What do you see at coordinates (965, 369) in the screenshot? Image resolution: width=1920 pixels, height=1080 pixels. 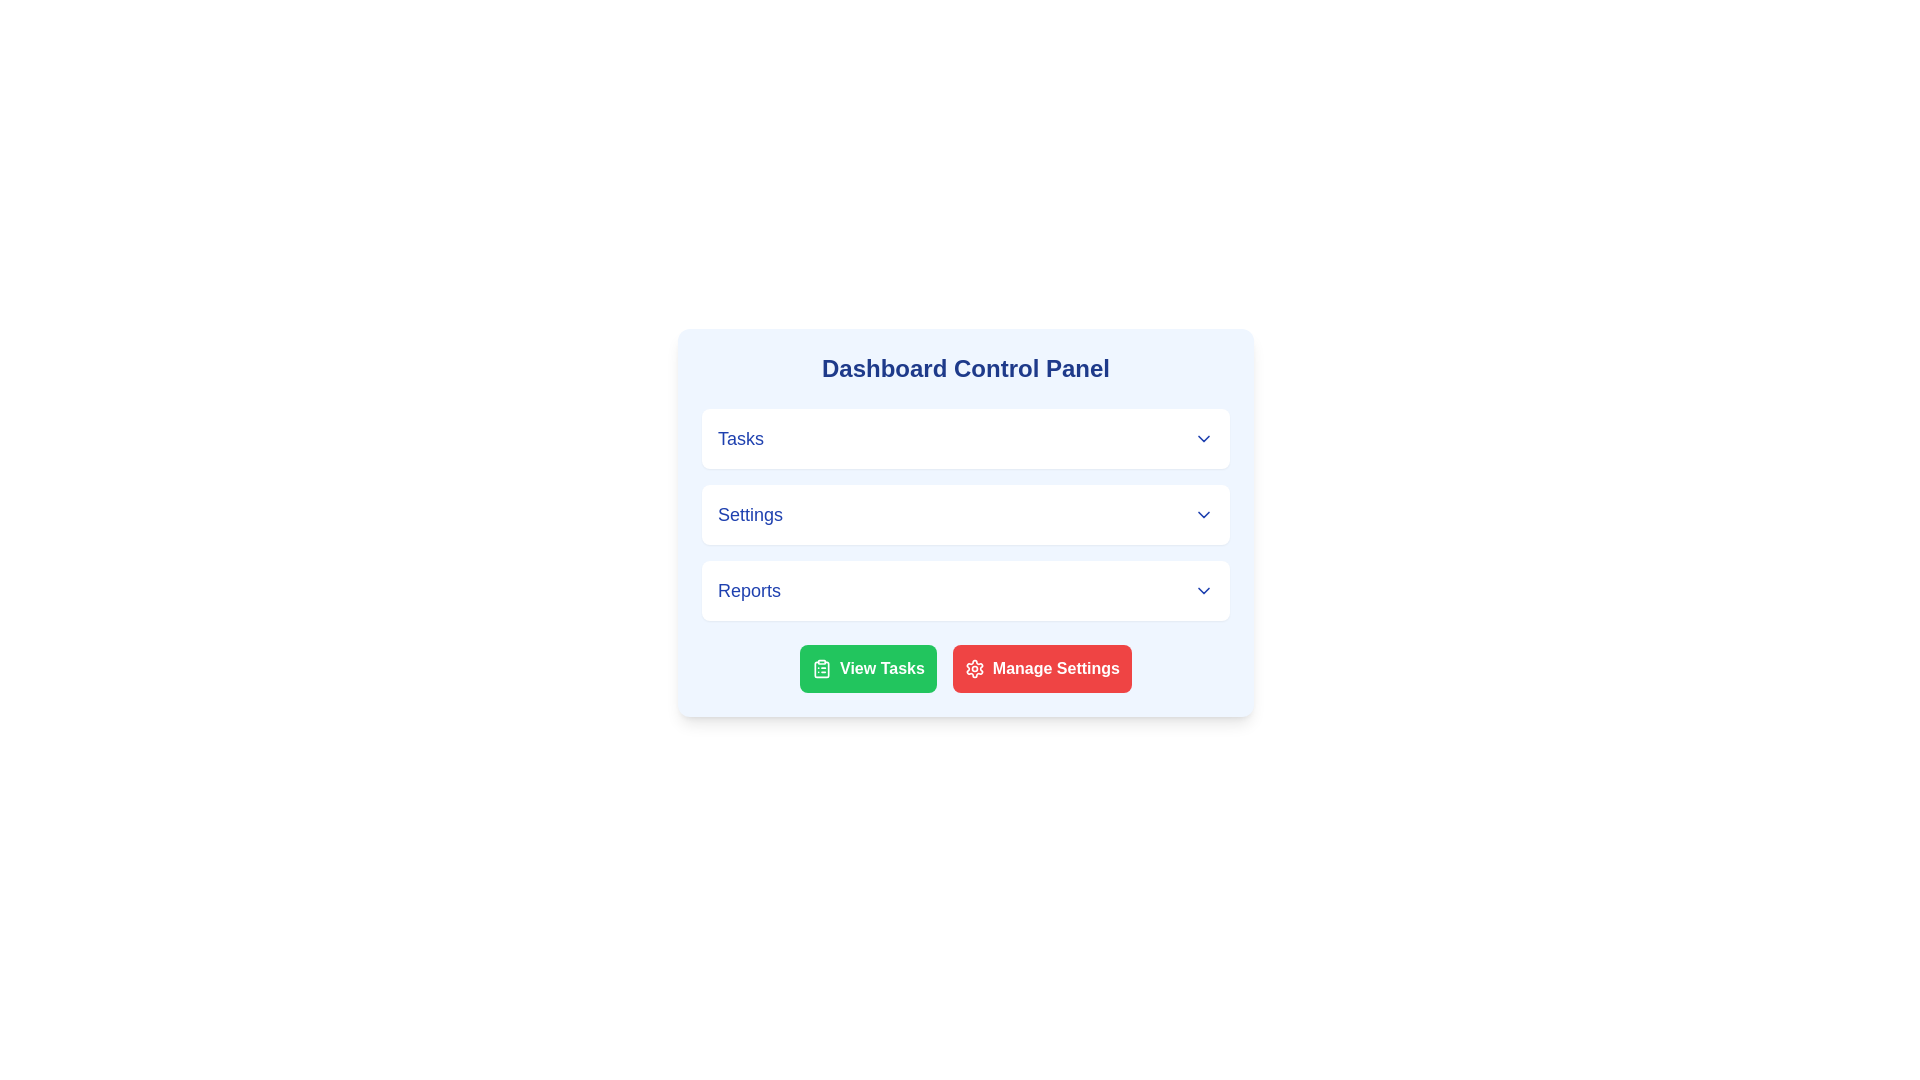 I see `text of the Heading element located at the top of the panel, which serves as the title for the panel and spans horizontally above the buttons labeled 'Tasks', 'Settings', and 'Reports'` at bounding box center [965, 369].